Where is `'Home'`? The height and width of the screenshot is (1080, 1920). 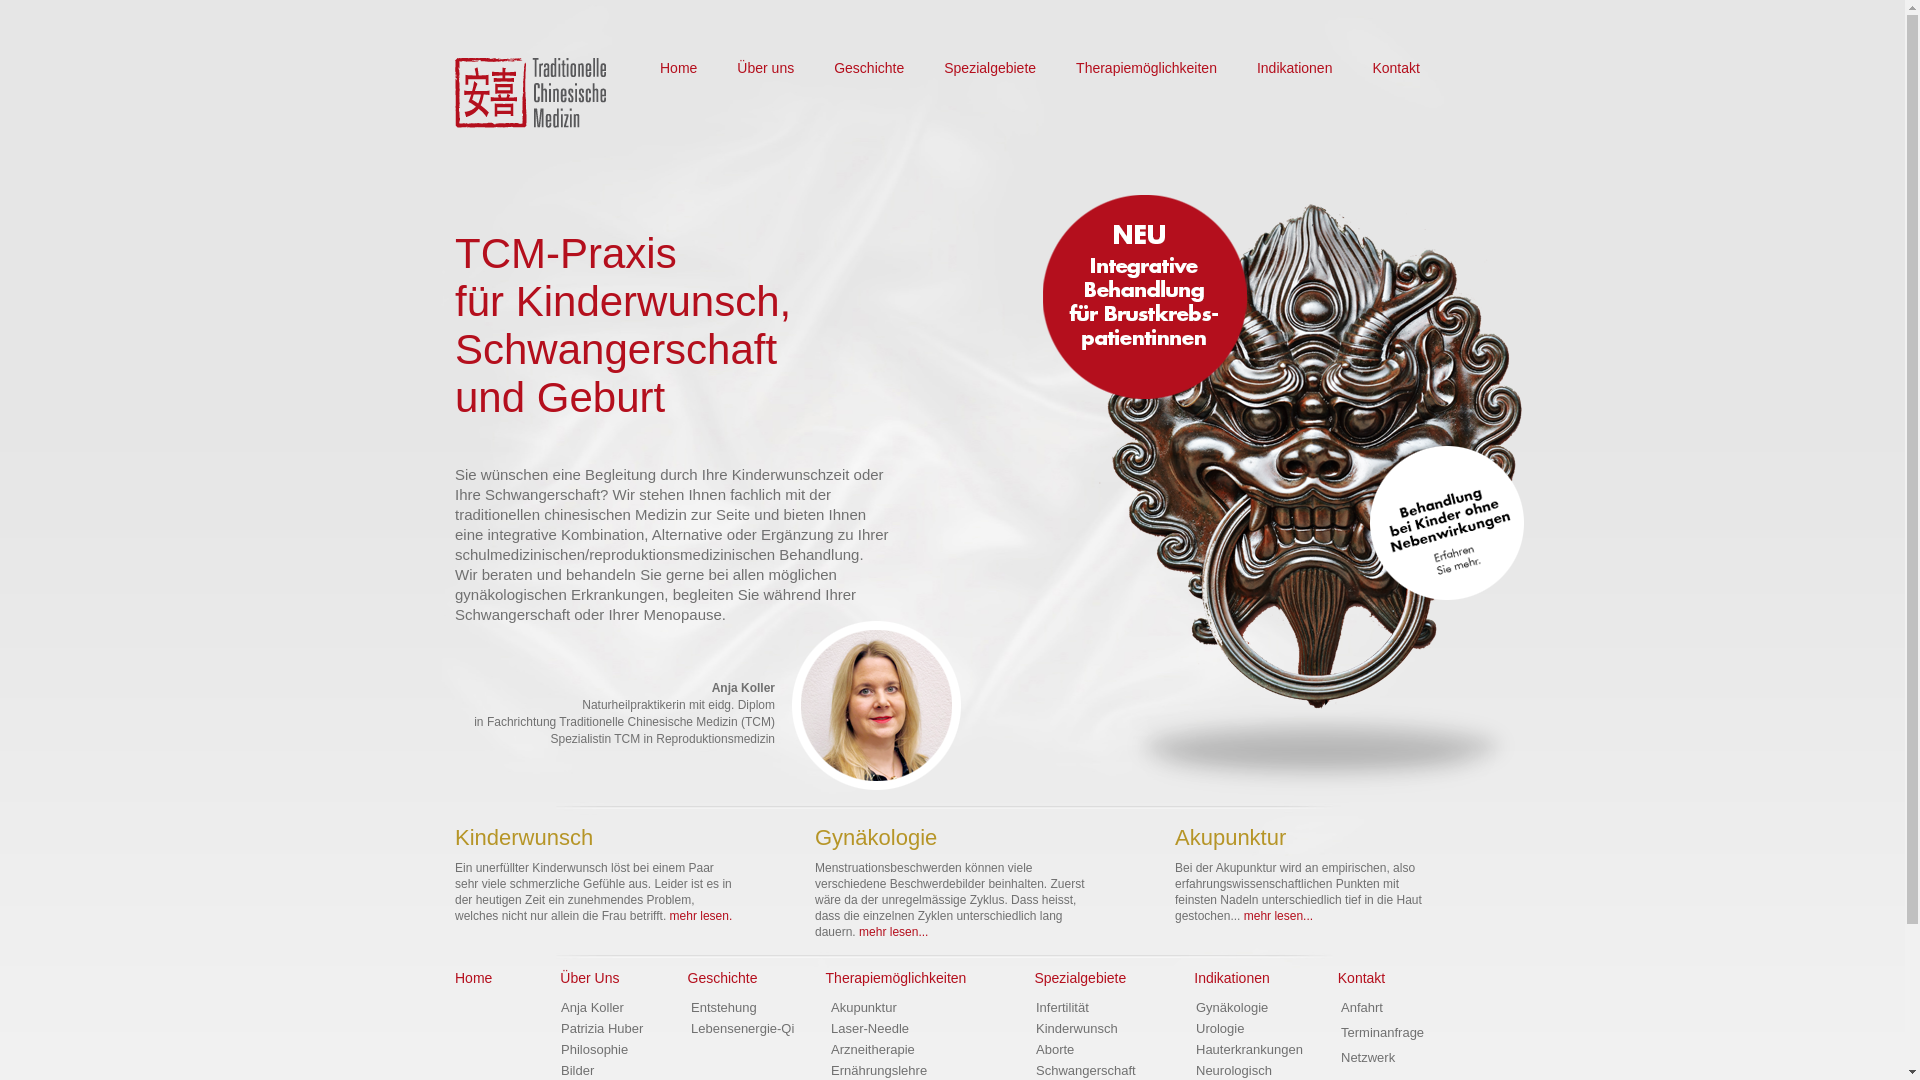
'Home' is located at coordinates (678, 67).